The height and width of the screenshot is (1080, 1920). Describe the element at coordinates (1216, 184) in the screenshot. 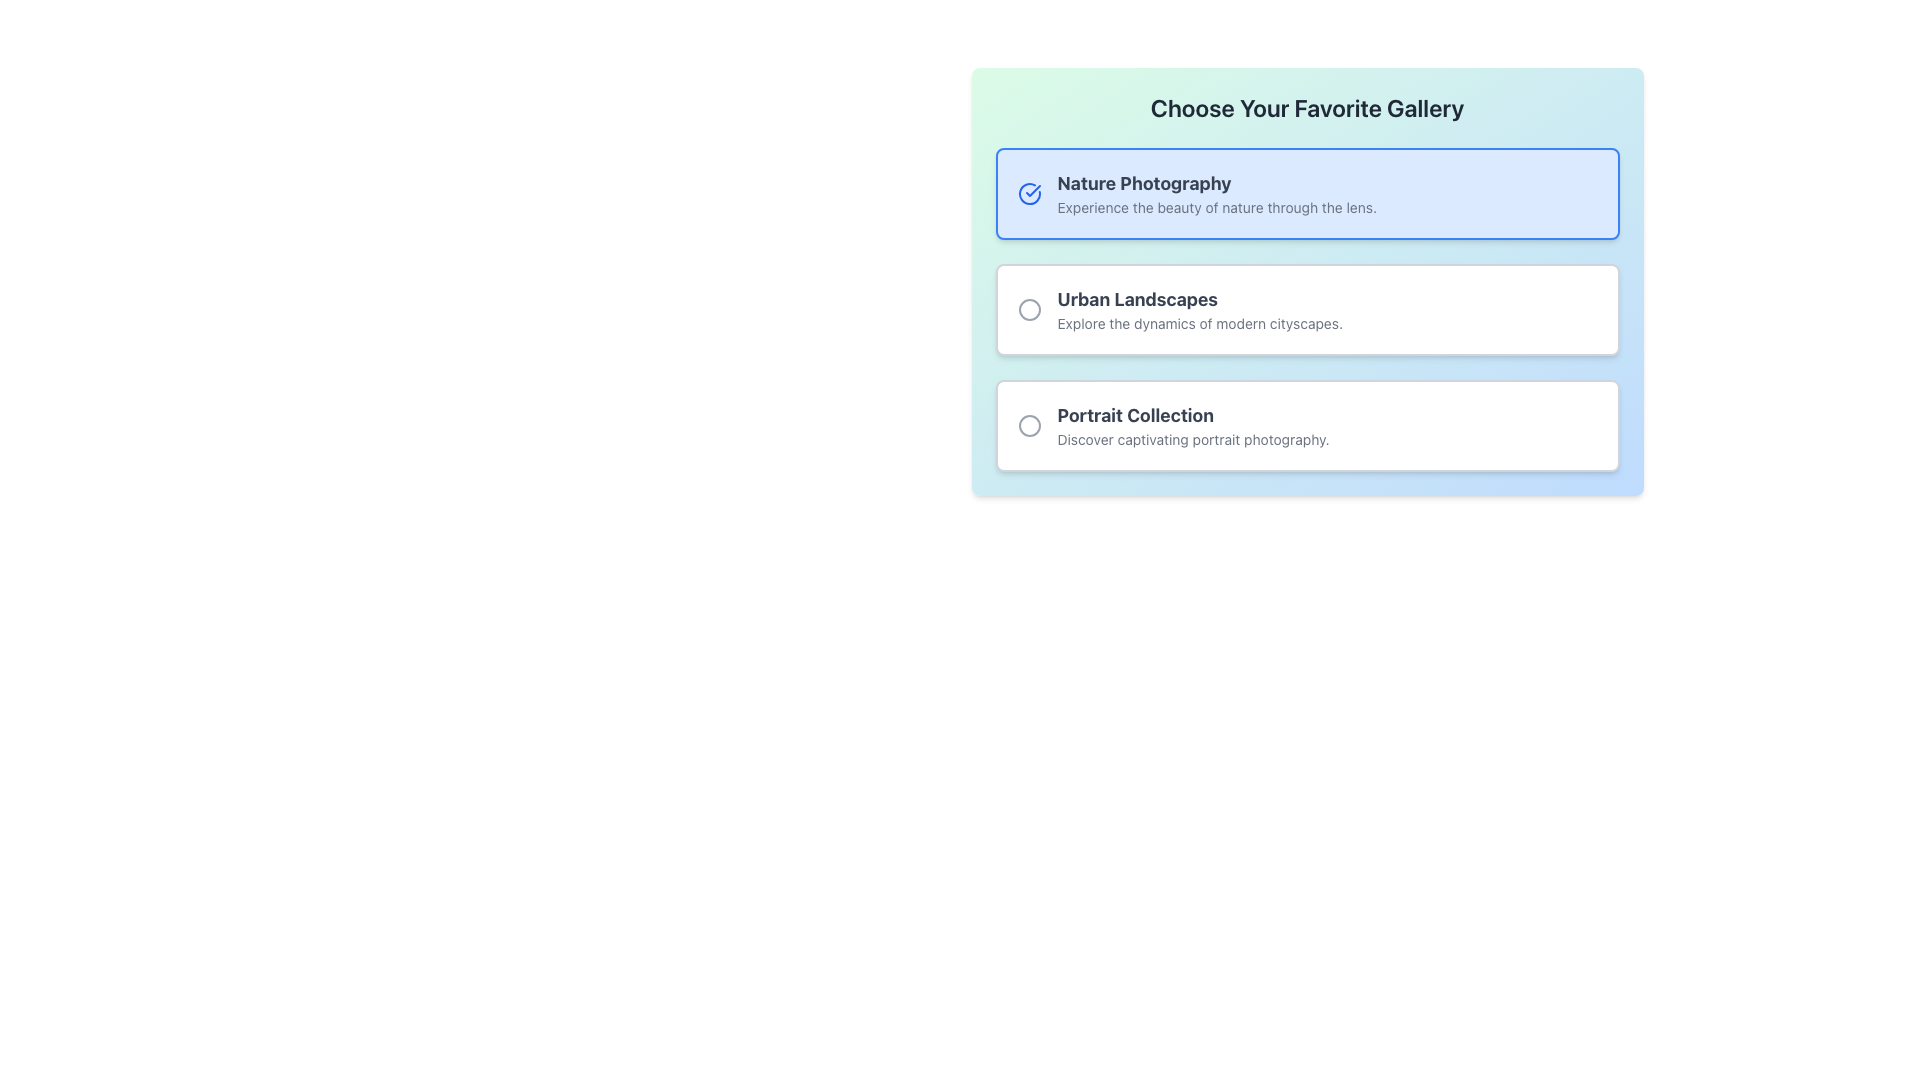

I see `the title text of the first selection option in the gallery selection interface, which indicates the name of the gallery option` at that location.